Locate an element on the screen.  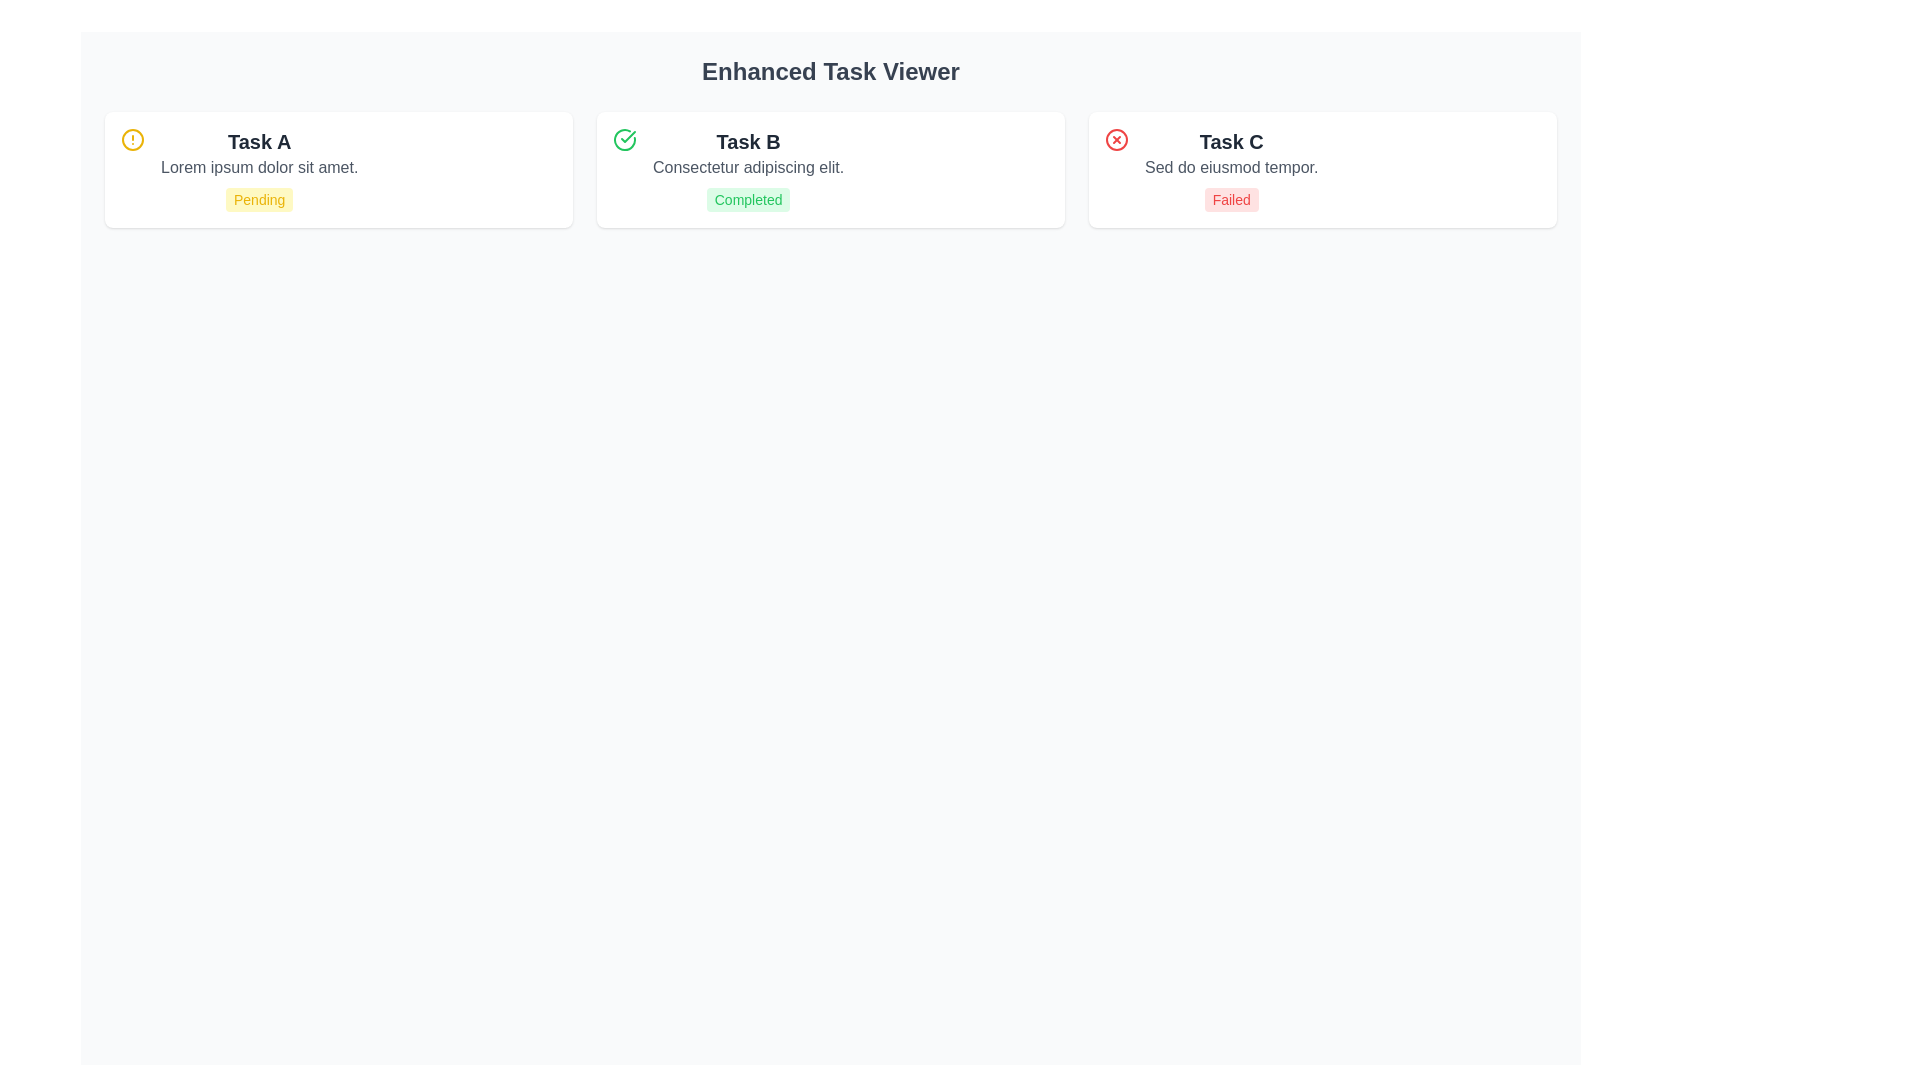
the 'Enhanced Task Viewer' text header, which is a large, bold, gray-colored header positioned at the top of the interface is located at coordinates (830, 71).